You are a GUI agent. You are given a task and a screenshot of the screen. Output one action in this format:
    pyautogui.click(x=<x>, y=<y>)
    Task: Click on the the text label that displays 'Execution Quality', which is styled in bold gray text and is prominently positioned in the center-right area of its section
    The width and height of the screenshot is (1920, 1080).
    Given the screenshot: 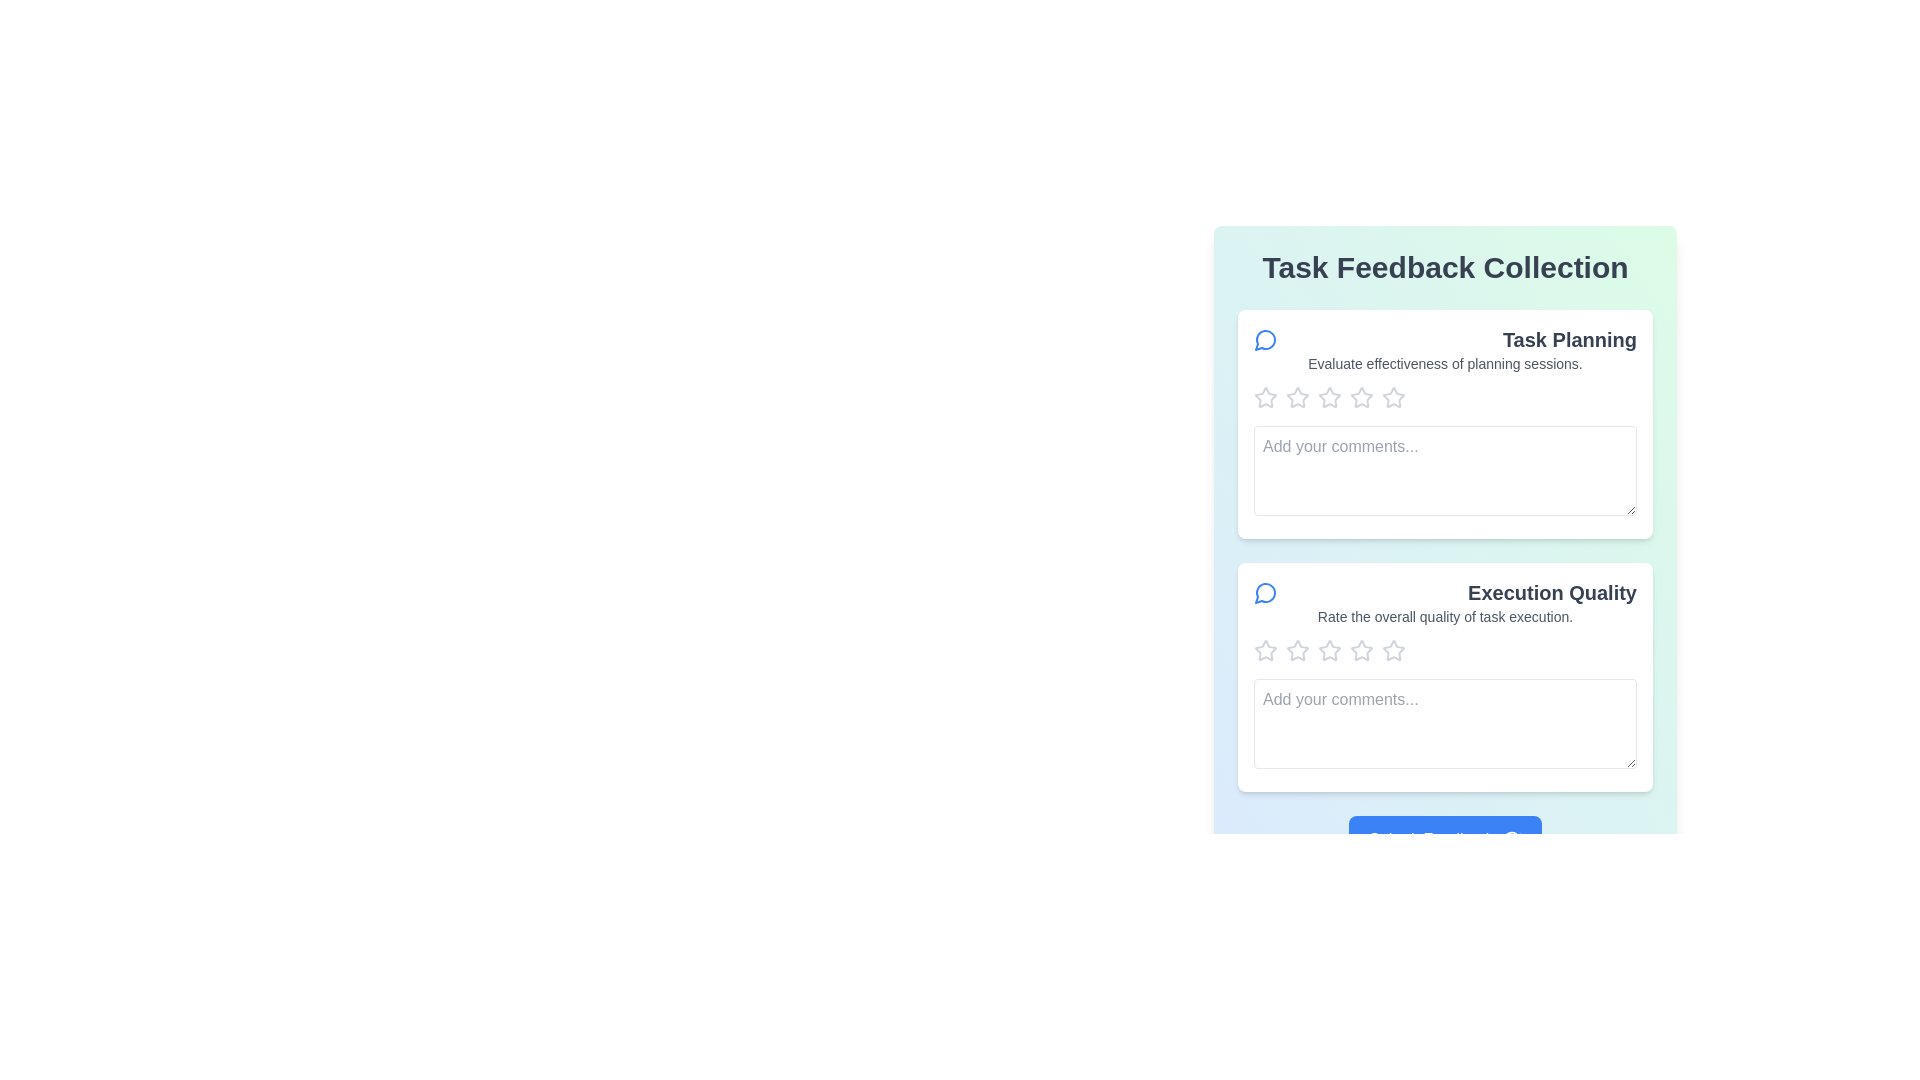 What is the action you would take?
    pyautogui.click(x=1551, y=592)
    